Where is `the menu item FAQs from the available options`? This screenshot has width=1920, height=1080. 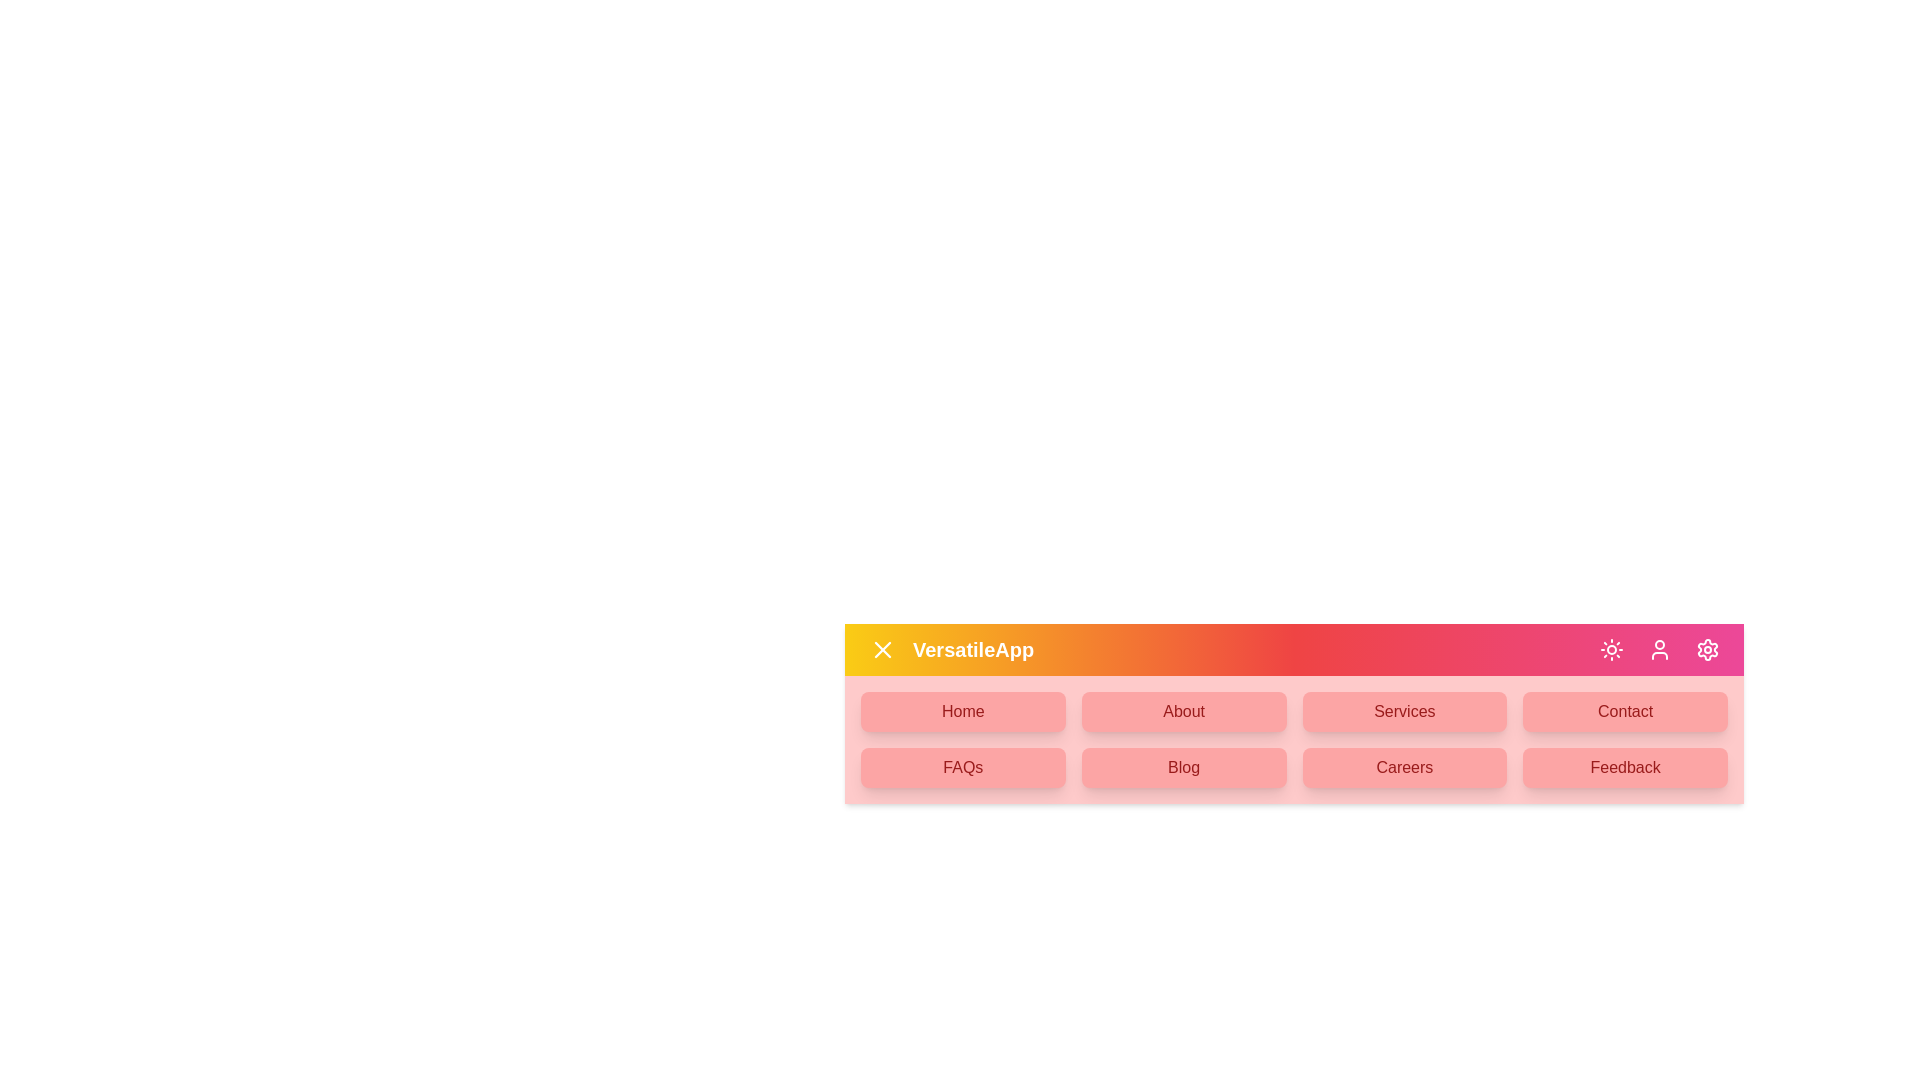 the menu item FAQs from the available options is located at coordinates (963, 766).